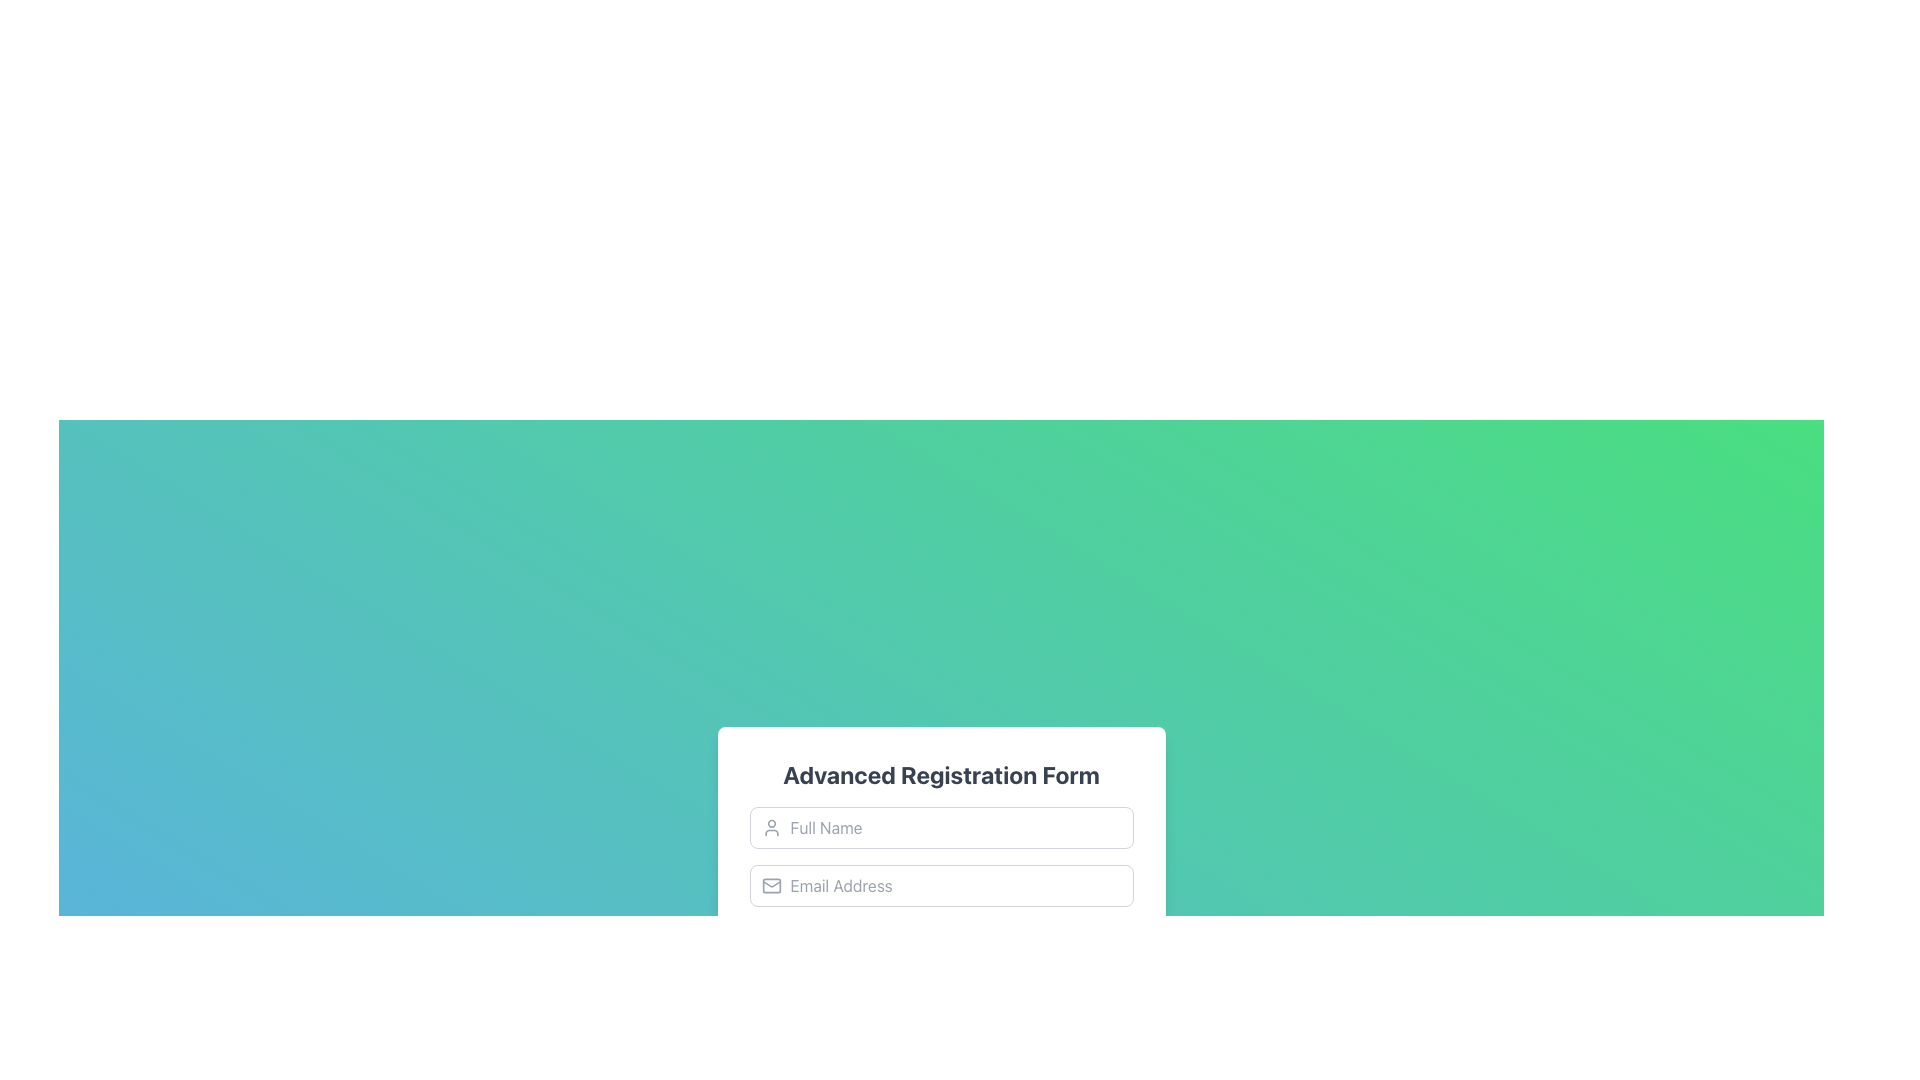  I want to click on the user silhouette icon located to the left of the 'Full Name' input field in the 'Advanced Registration Form' section, so click(770, 828).